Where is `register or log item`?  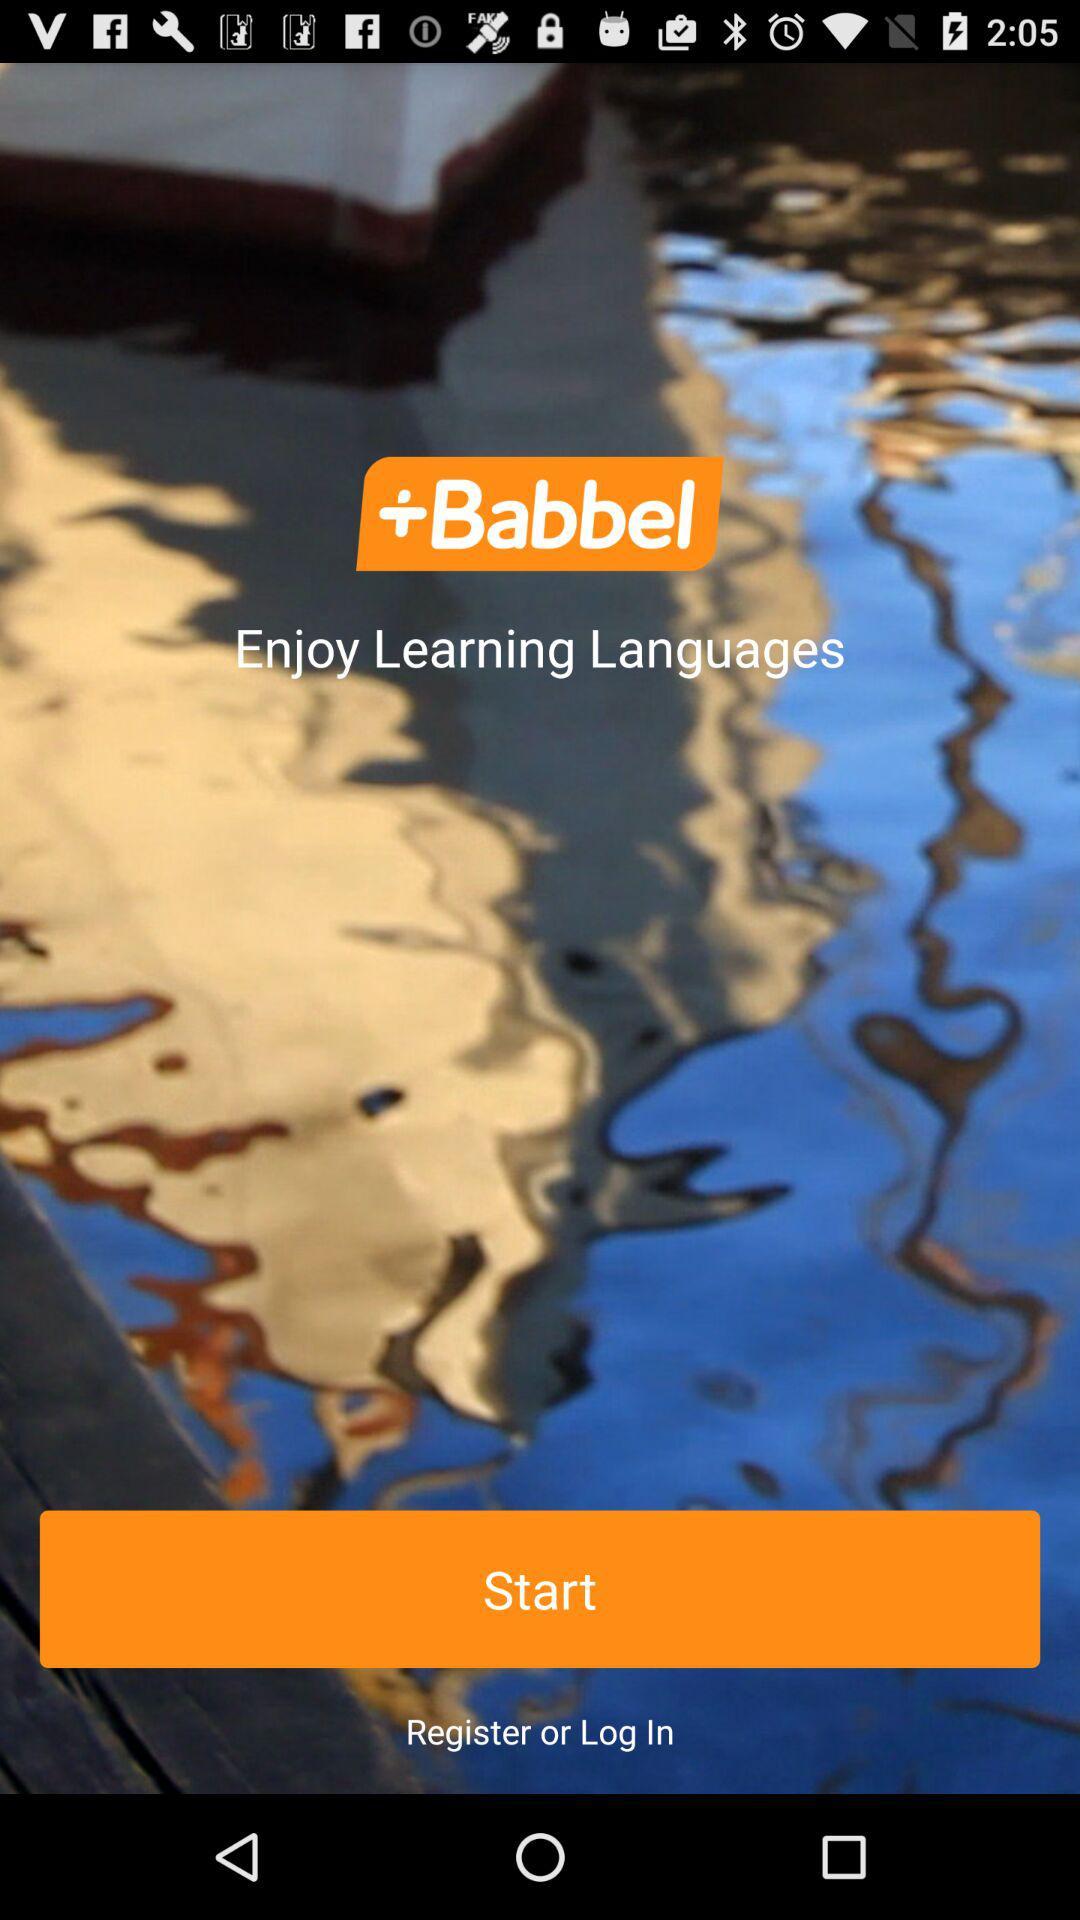 register or log item is located at coordinates (540, 1730).